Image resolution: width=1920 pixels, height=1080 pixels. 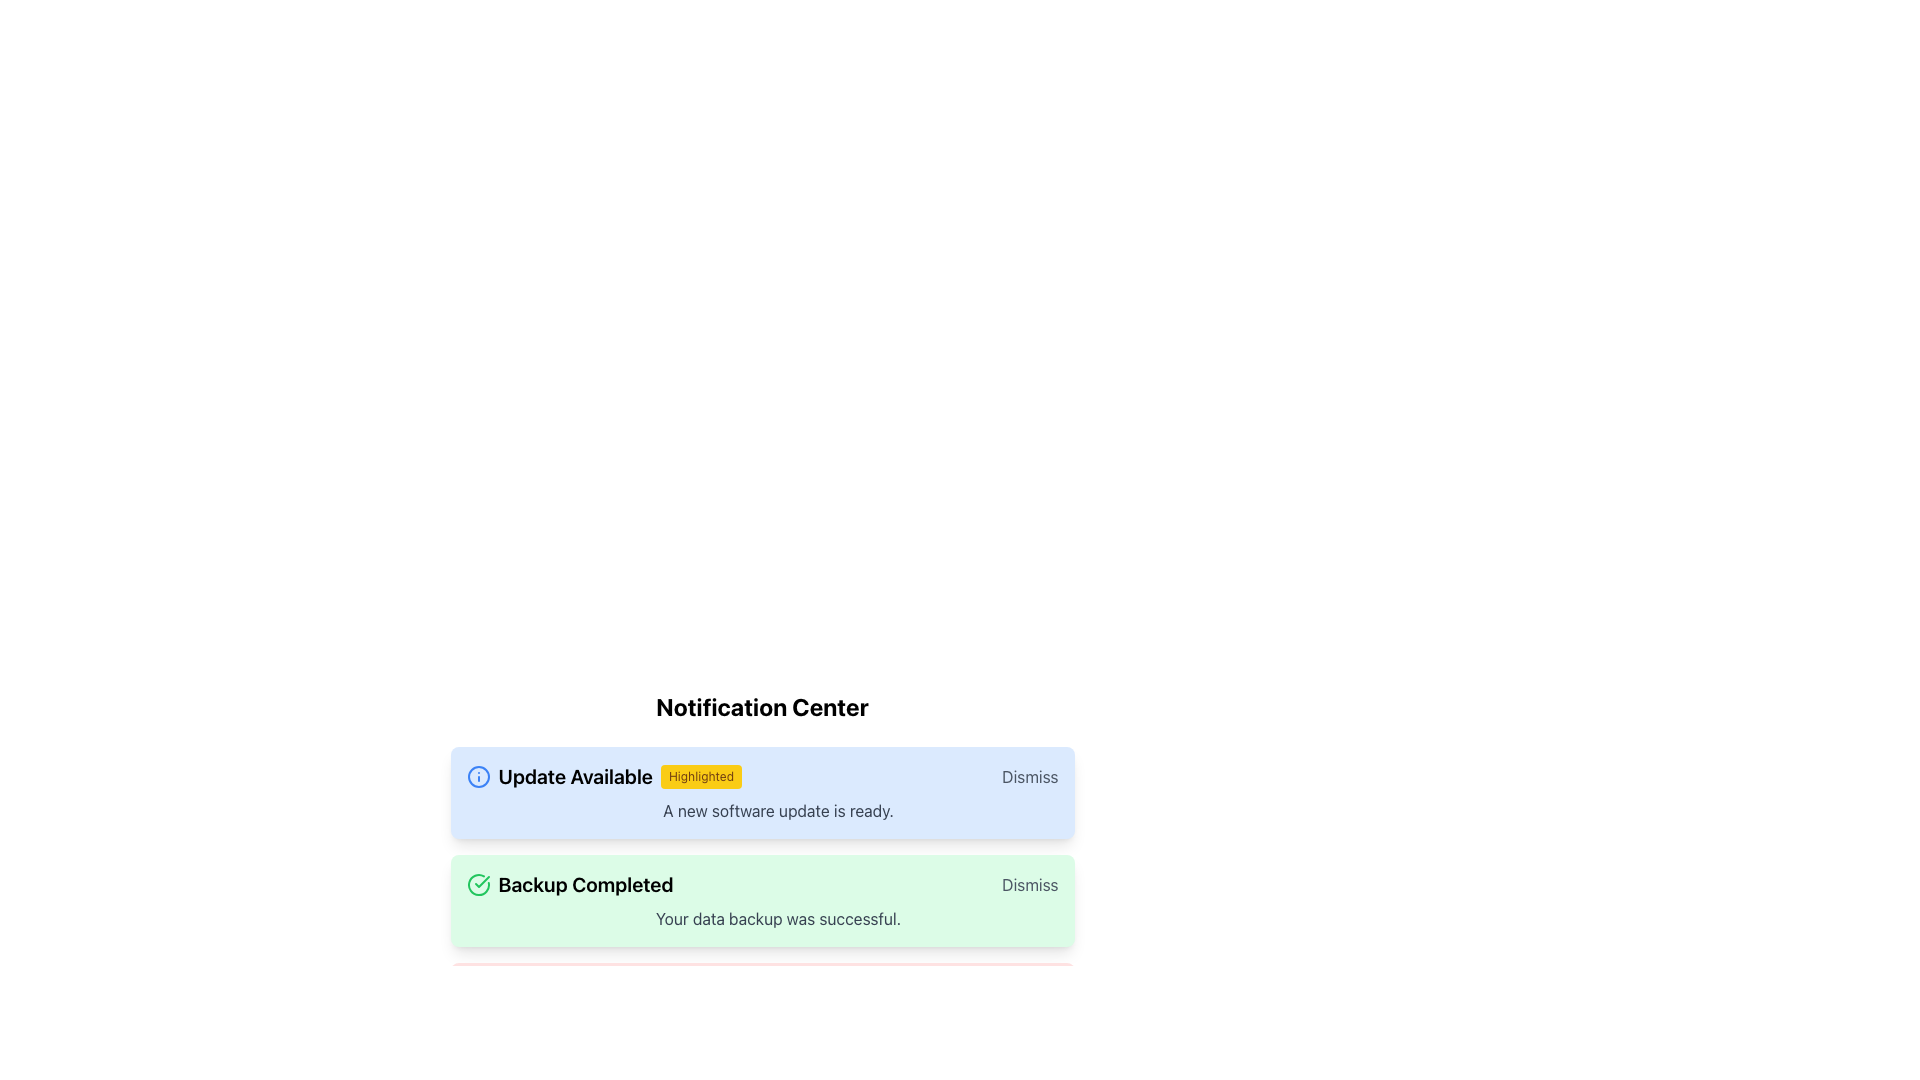 What do you see at coordinates (603, 775) in the screenshot?
I see `details of the 'Update Available' notification banner, which includes an info icon, bold text, and a yellow 'Highlighted' label, located in the Notification Center` at bounding box center [603, 775].